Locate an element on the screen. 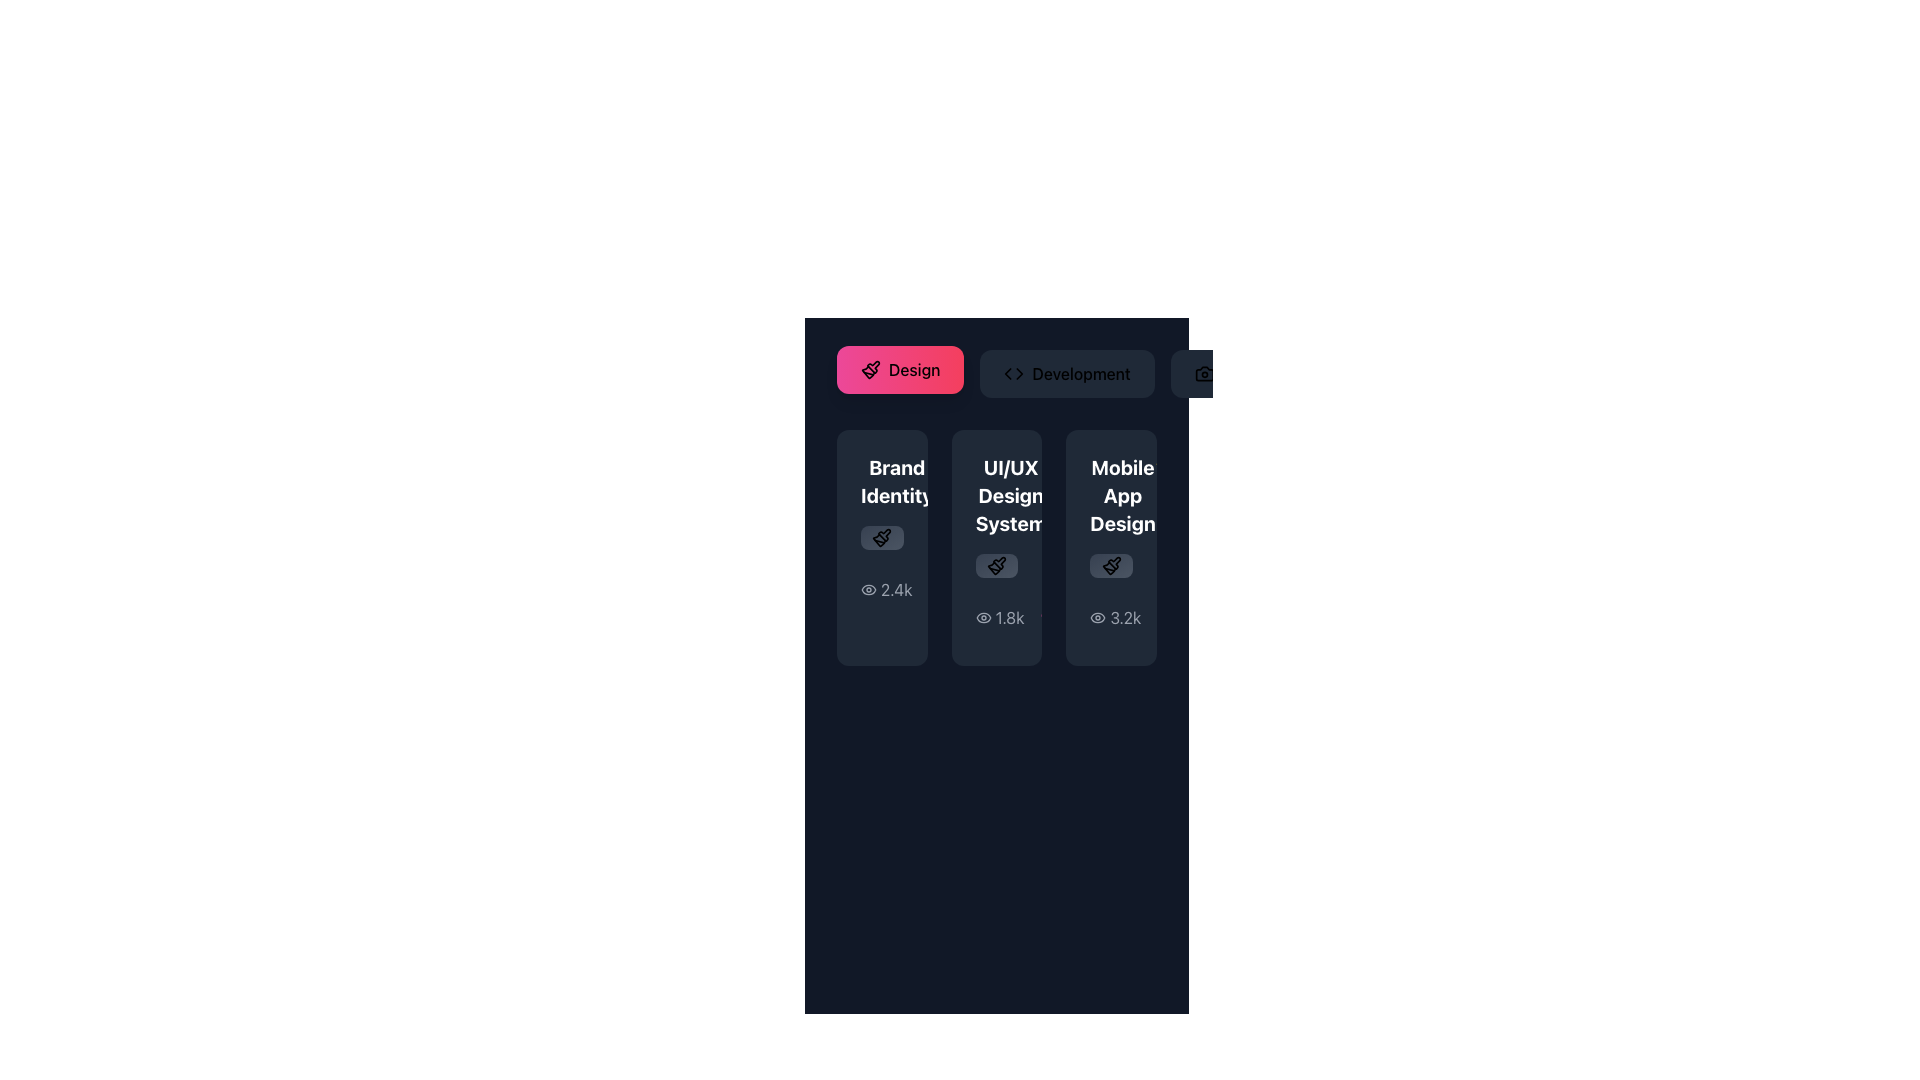 This screenshot has width=1920, height=1080. the text label displaying '2.4k' adjacent to the eye icon, which signifies views or attention is located at coordinates (885, 589).